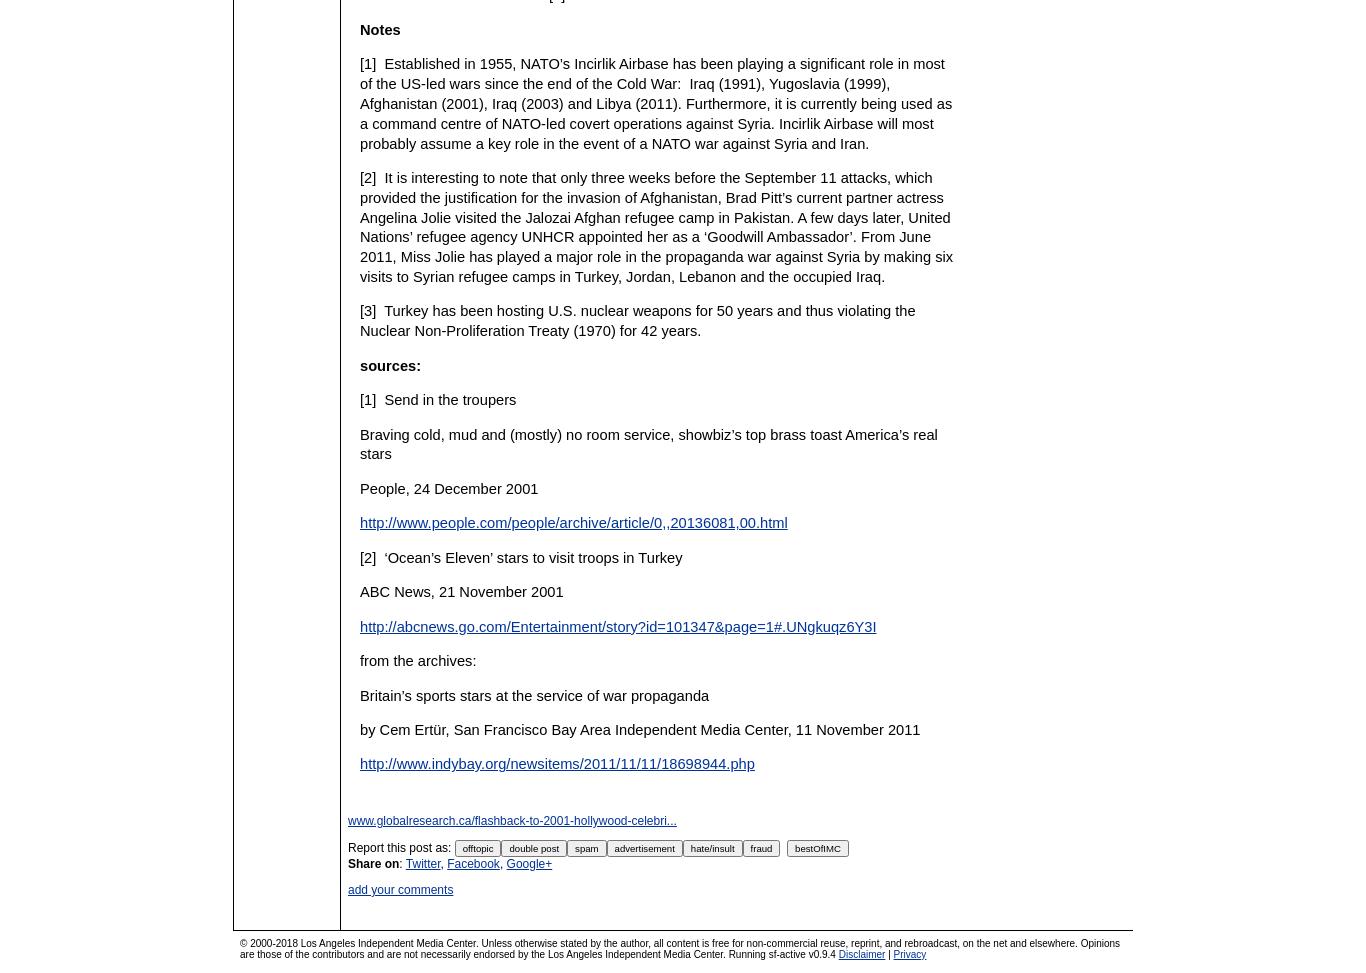 This screenshot has height=973, width=1366. What do you see at coordinates (448, 486) in the screenshot?
I see `'People, 24 December 2001'` at bounding box center [448, 486].